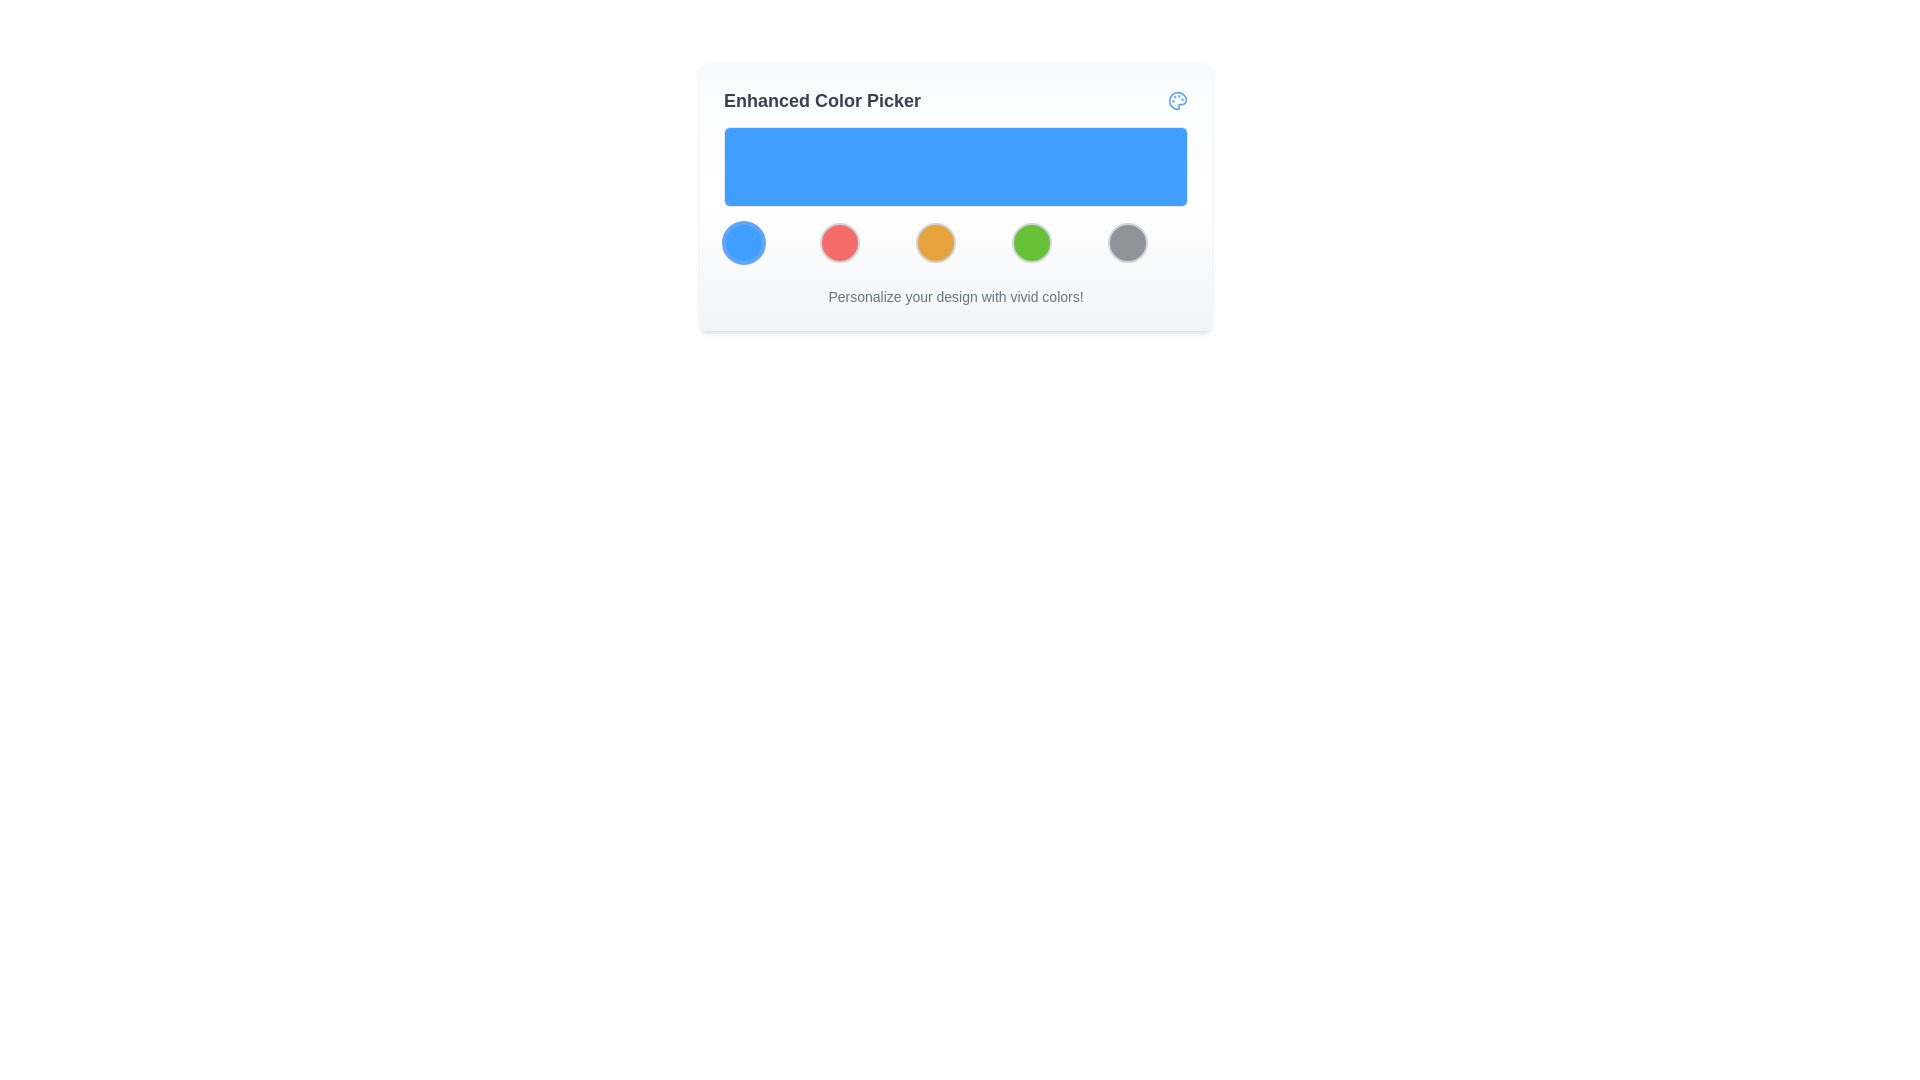  What do you see at coordinates (1032, 242) in the screenshot?
I see `the fourth circular button for selecting a green color option in the color picker interface, located under the blue rectangular area` at bounding box center [1032, 242].